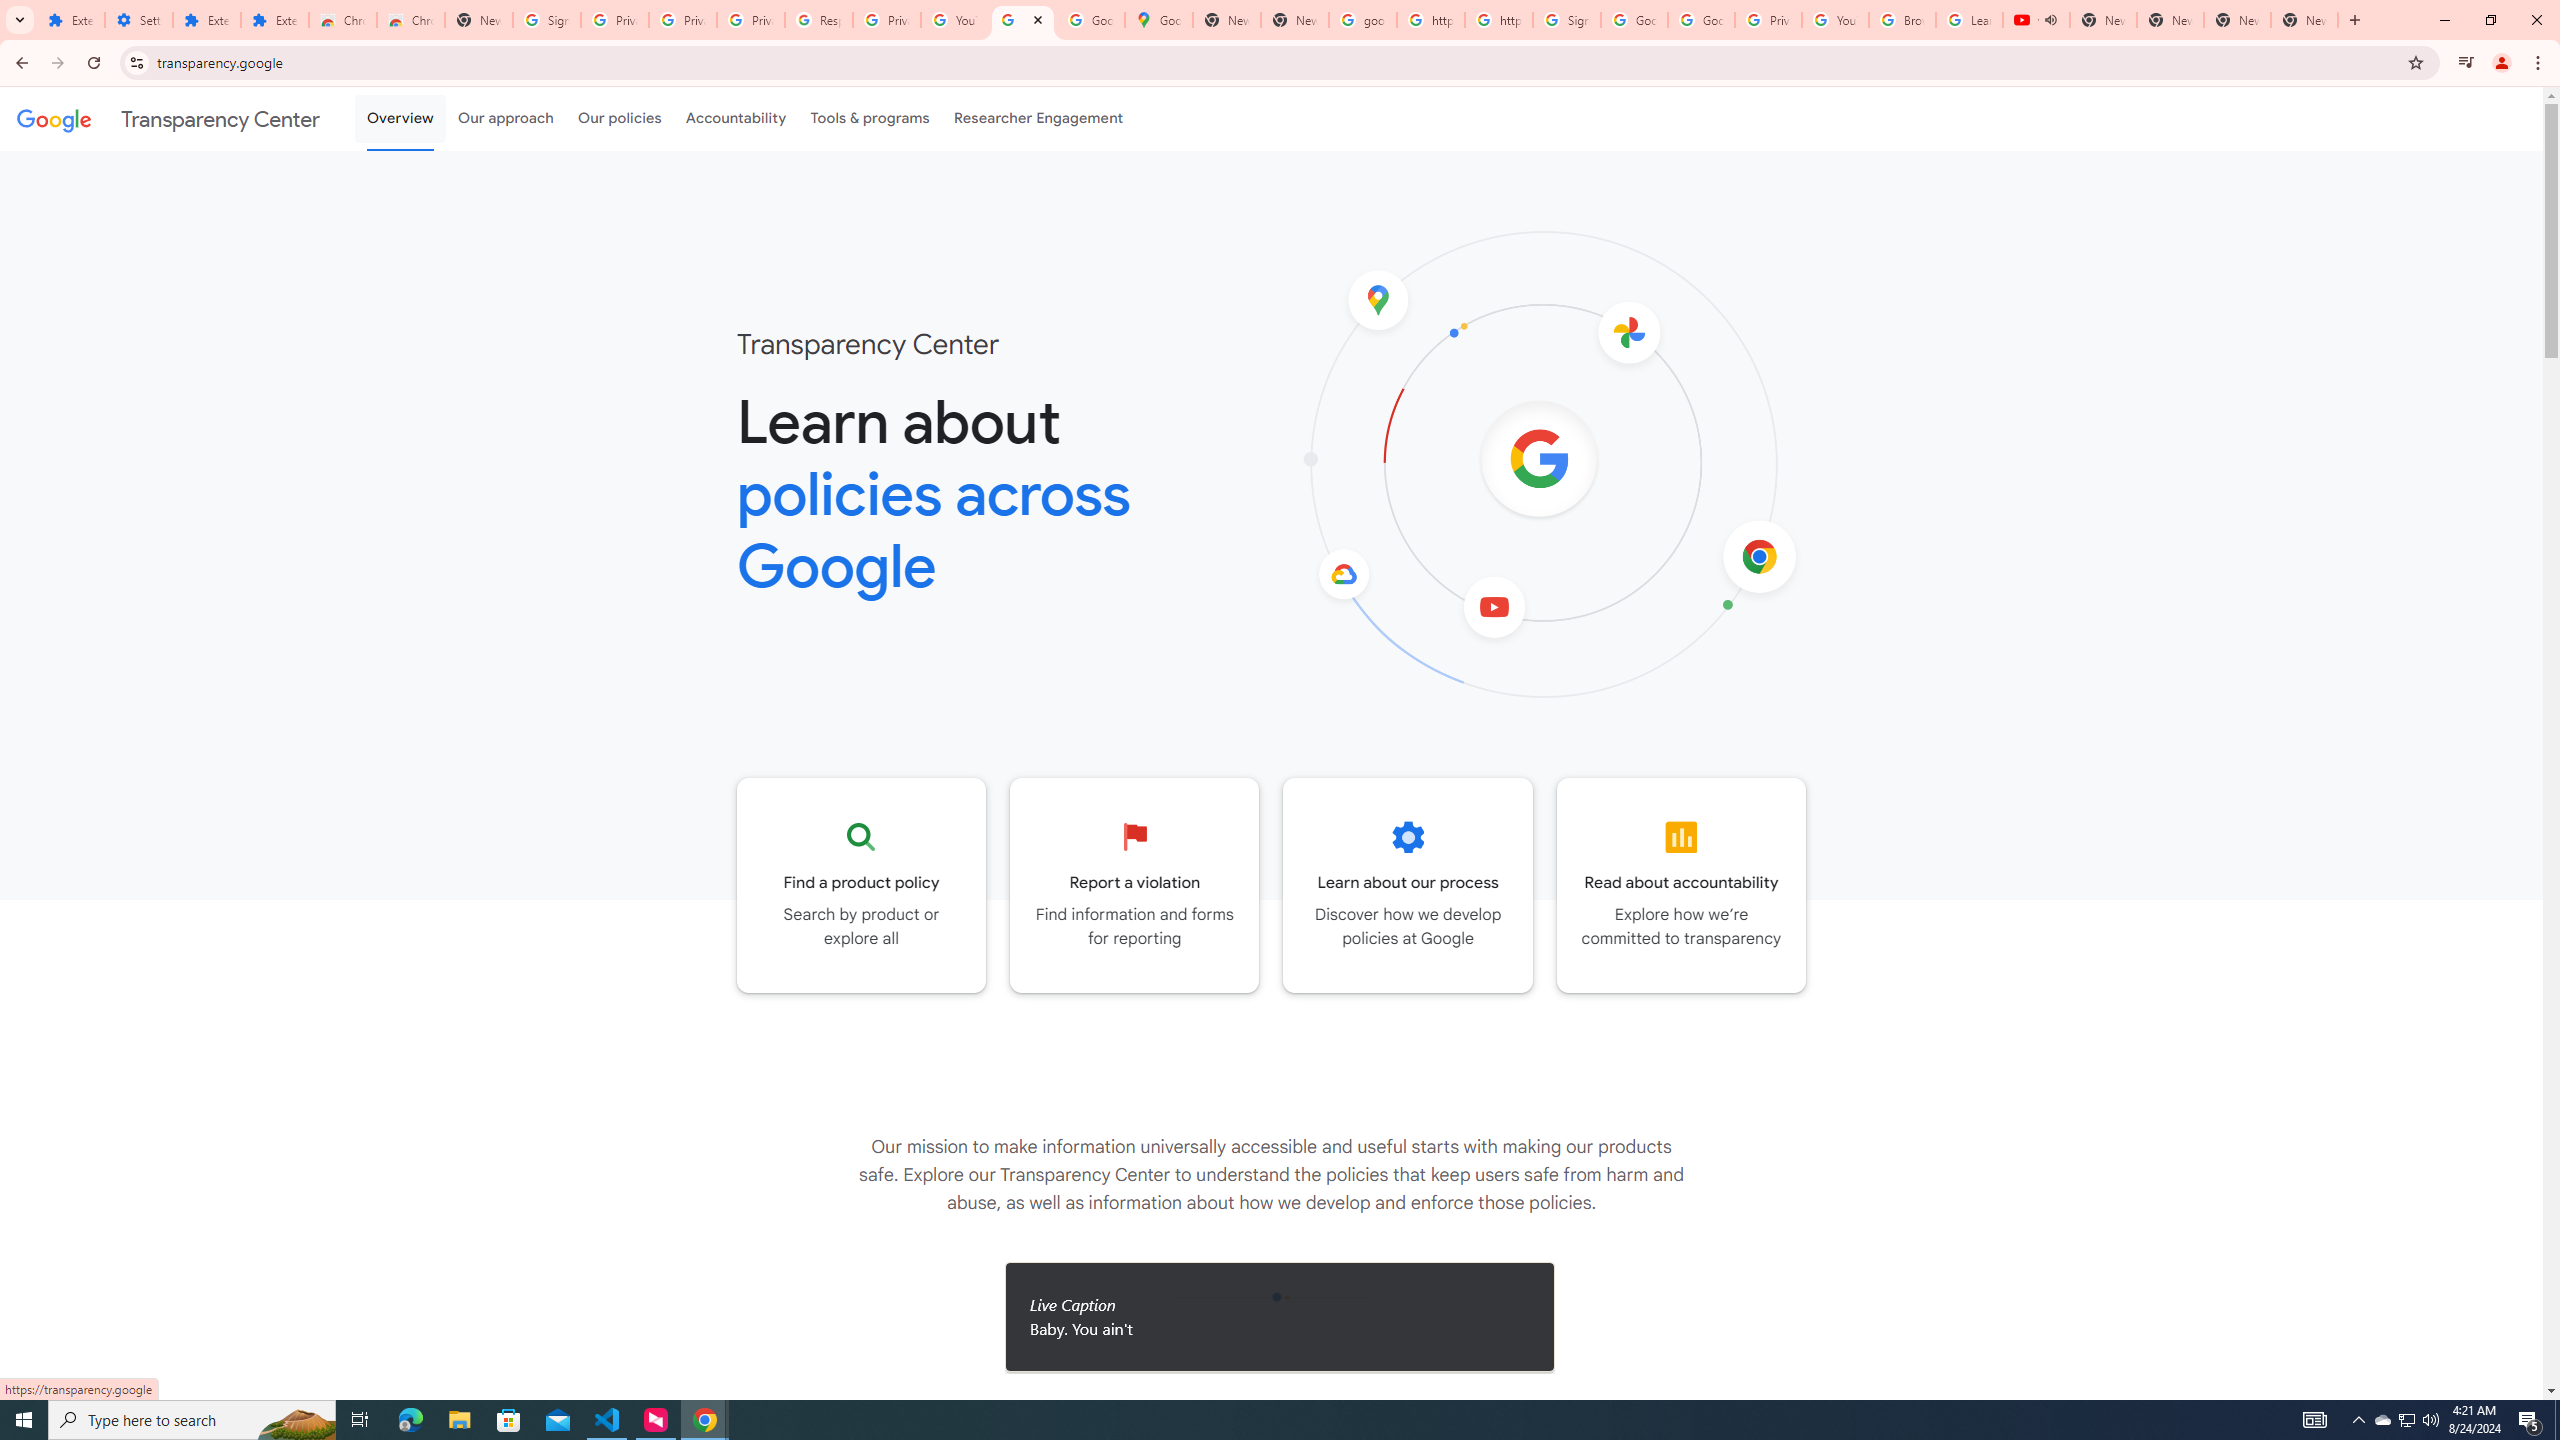  What do you see at coordinates (1039, 118) in the screenshot?
I see `'Researcher Engagement'` at bounding box center [1039, 118].